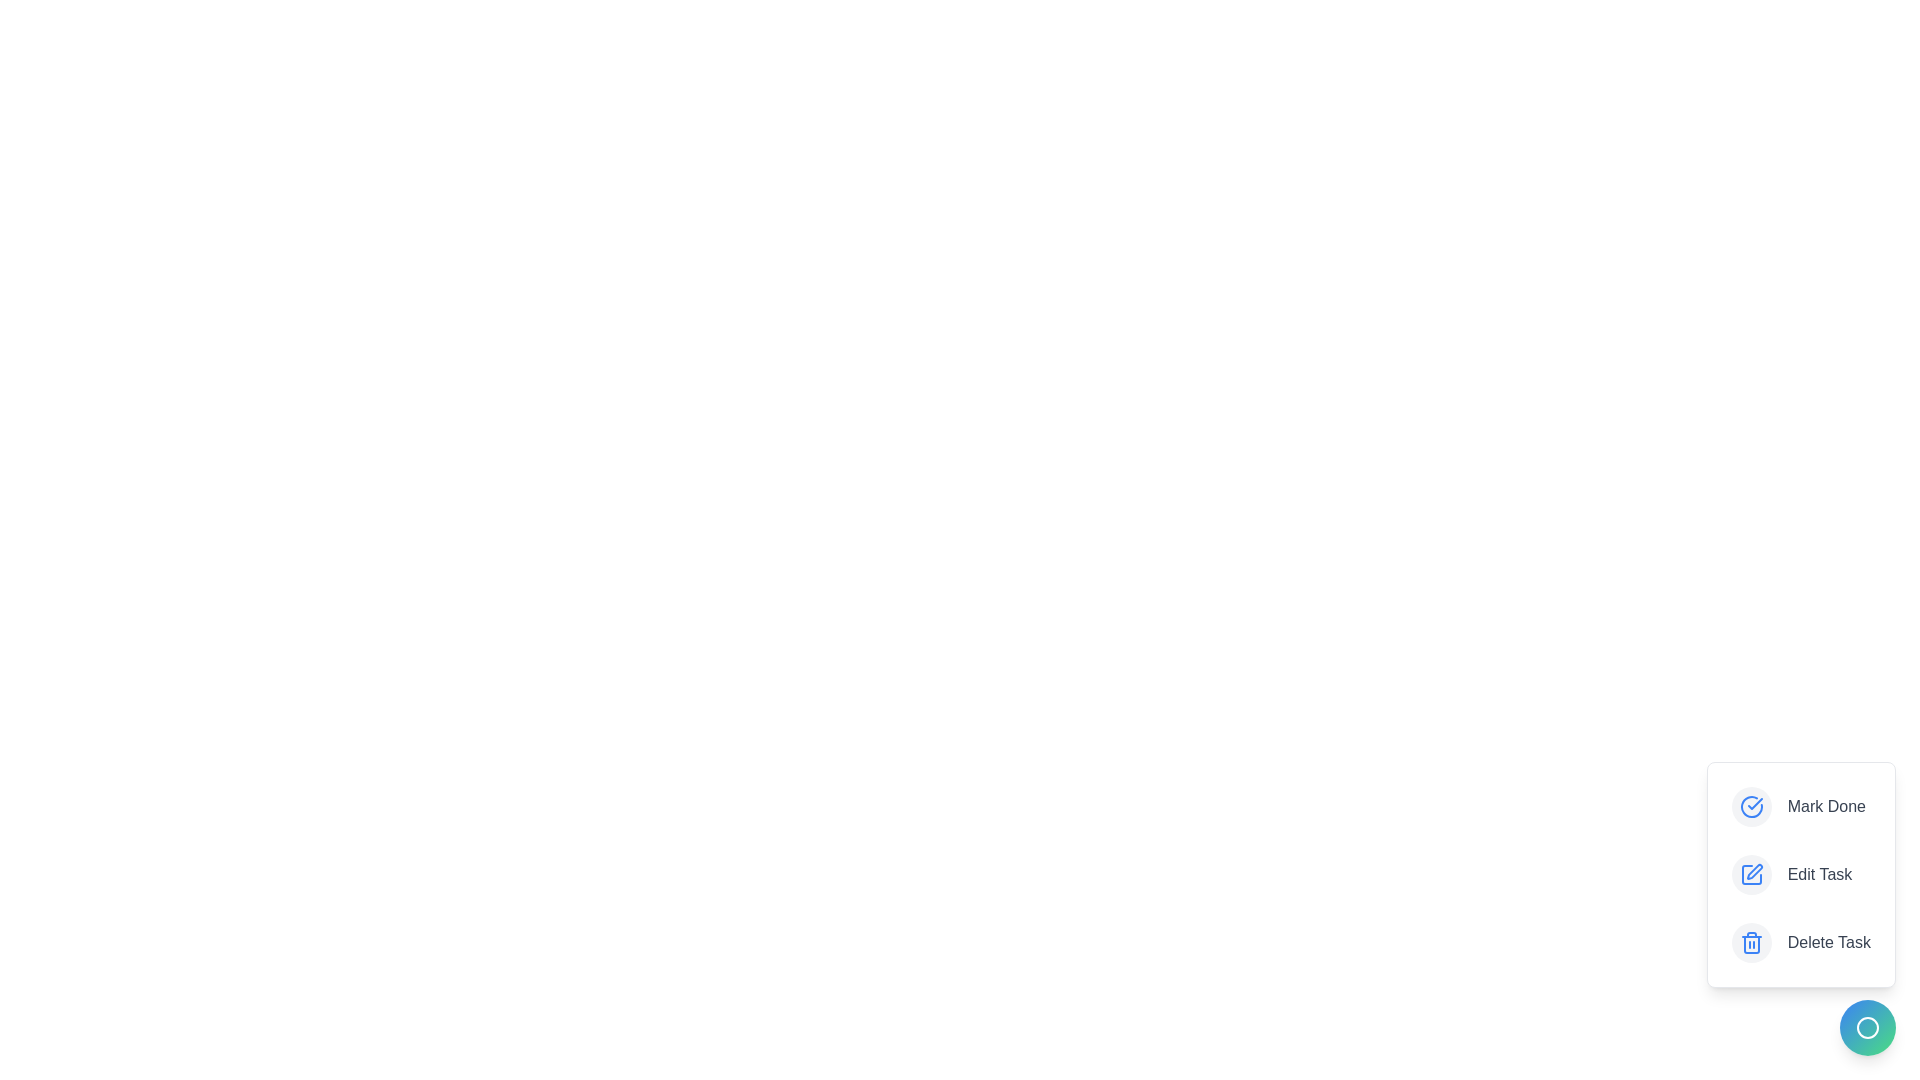 This screenshot has height=1080, width=1920. What do you see at coordinates (1800, 942) in the screenshot?
I see `the 'Delete Task' button to initiate the delete task action` at bounding box center [1800, 942].